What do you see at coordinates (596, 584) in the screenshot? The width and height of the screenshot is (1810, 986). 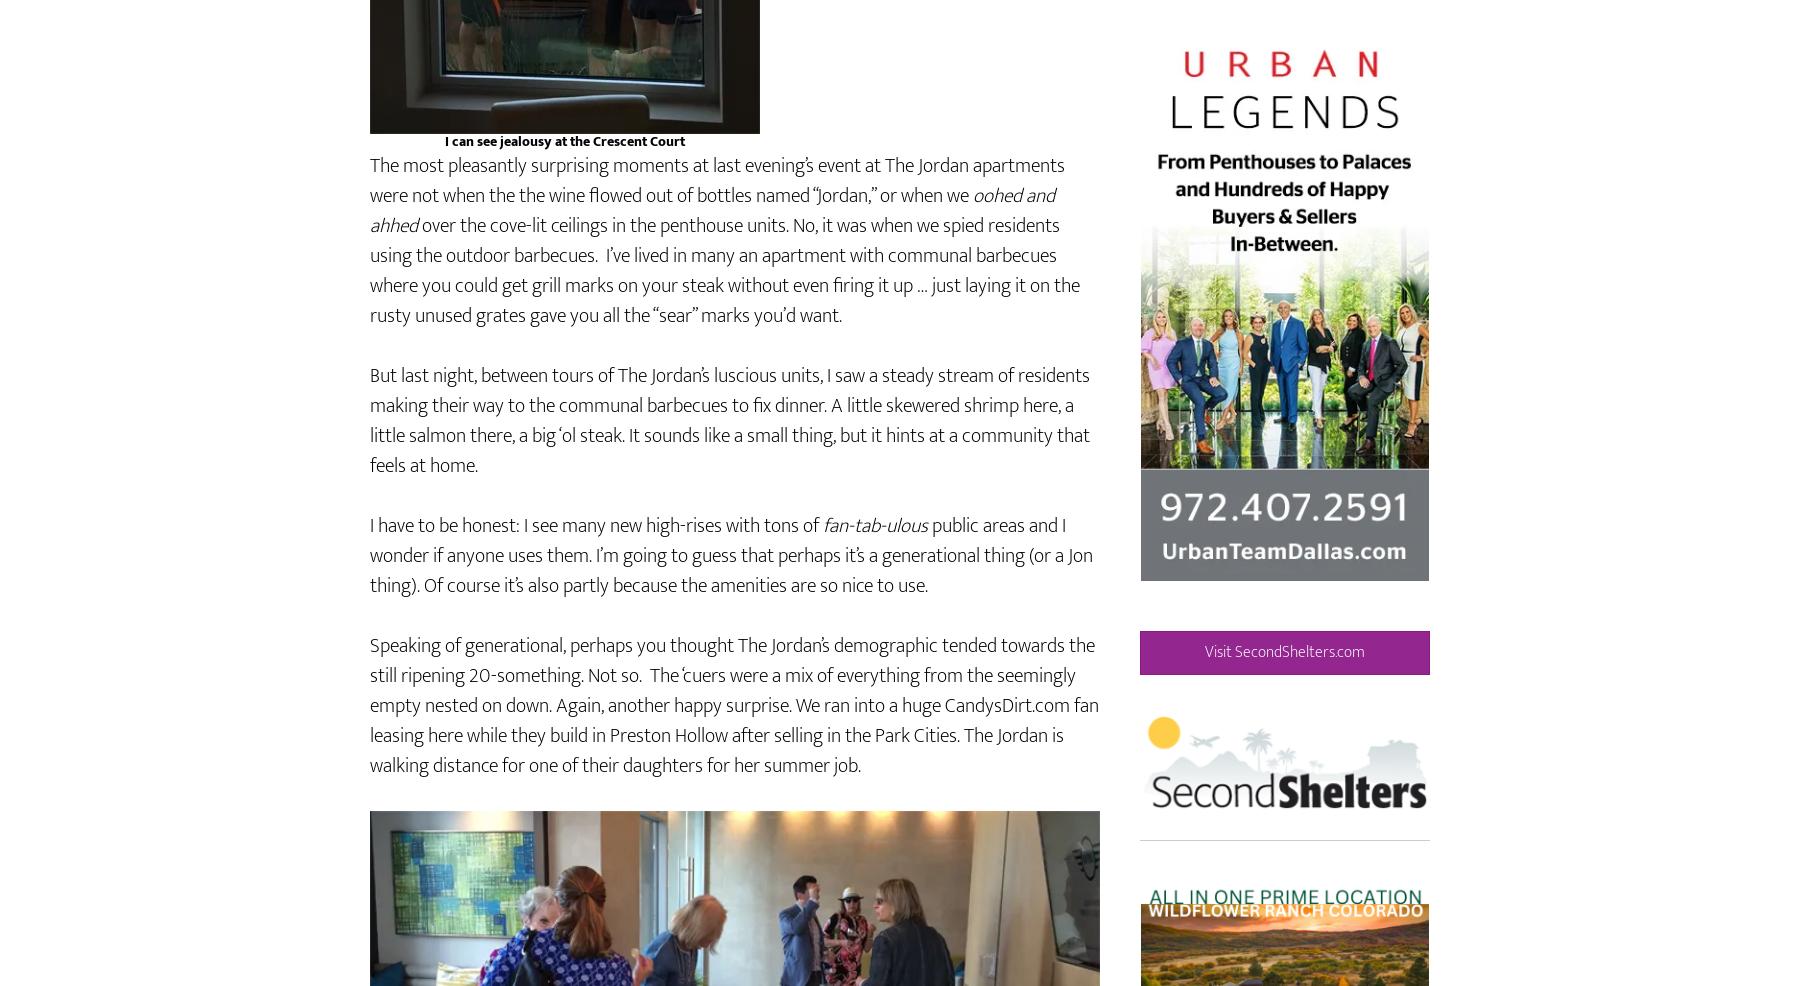 I see `'I have to be honest: I see many new high-rises with tons of'` at bounding box center [596, 584].